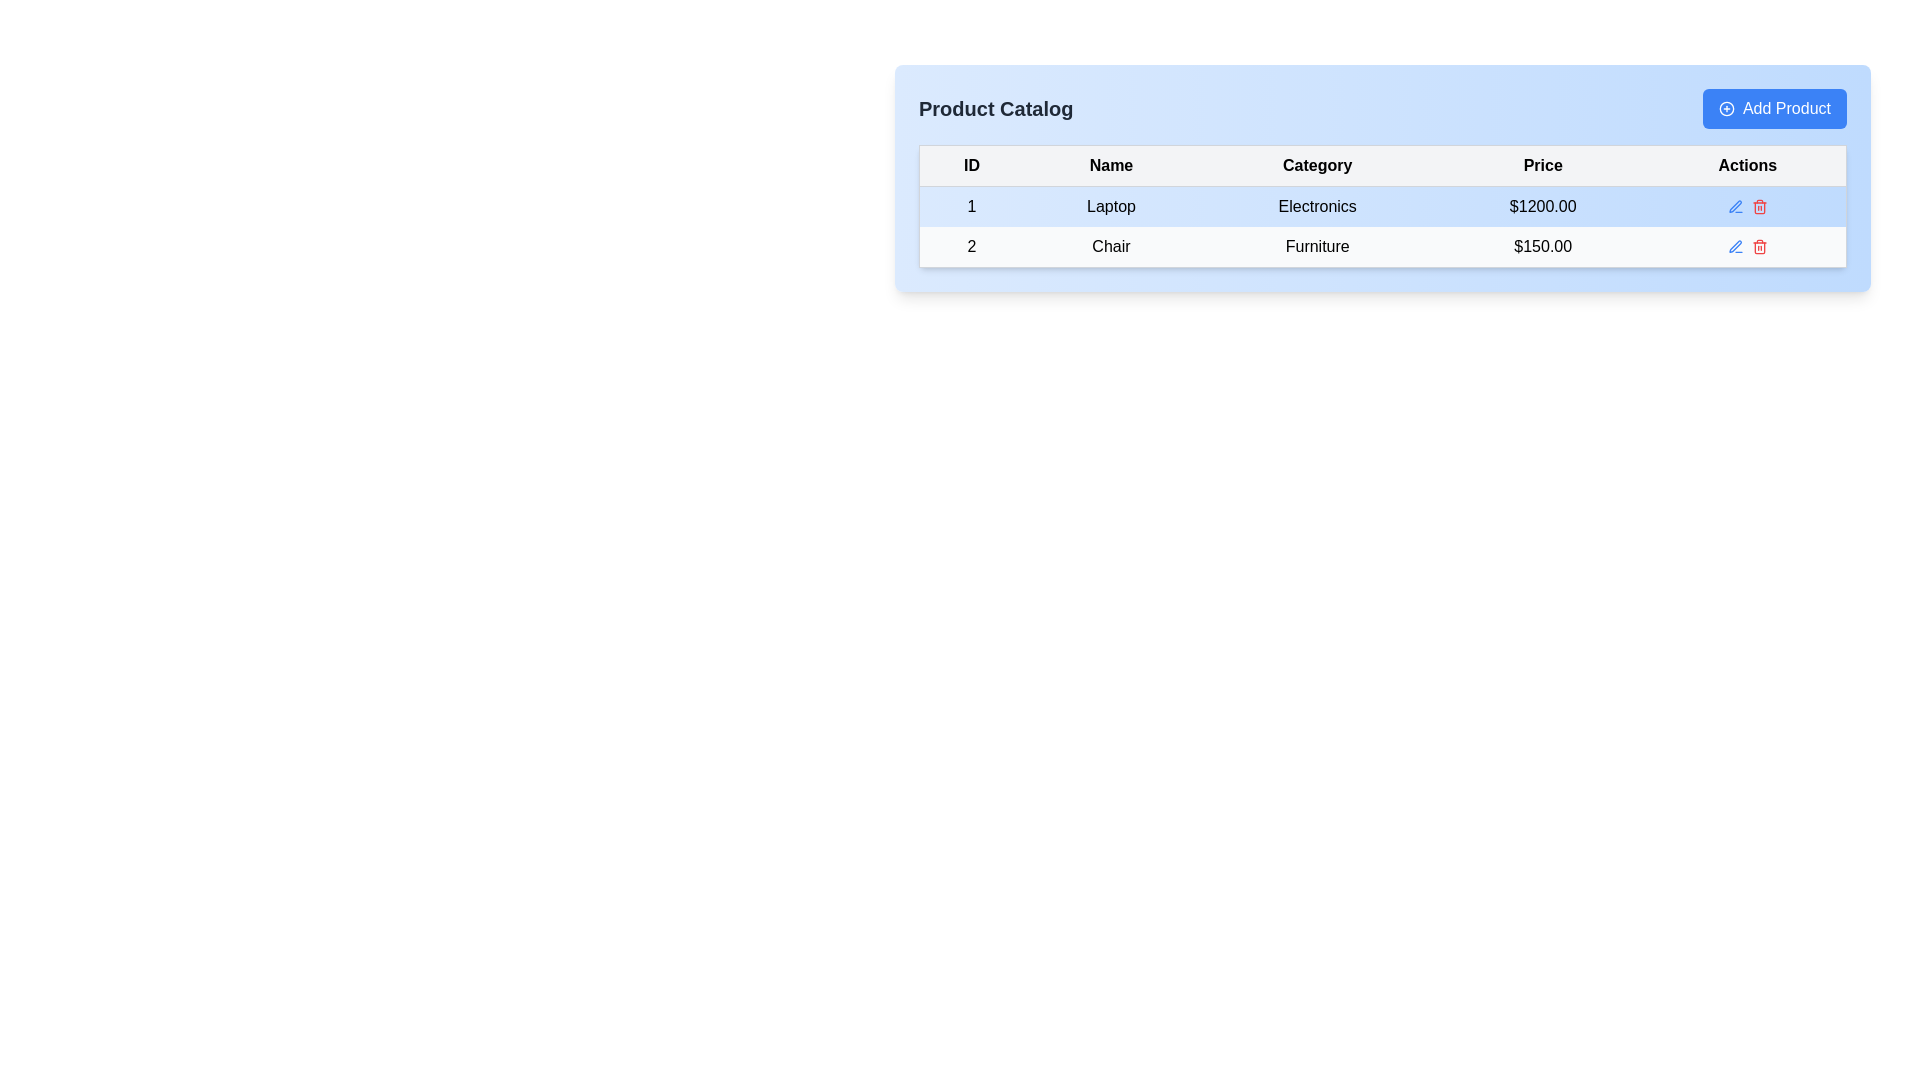 The image size is (1920, 1080). I want to click on the 'Furniture' text label located in the third cell of the second row of the 'Product Catalog' table under the 'Category' column, so click(1317, 246).